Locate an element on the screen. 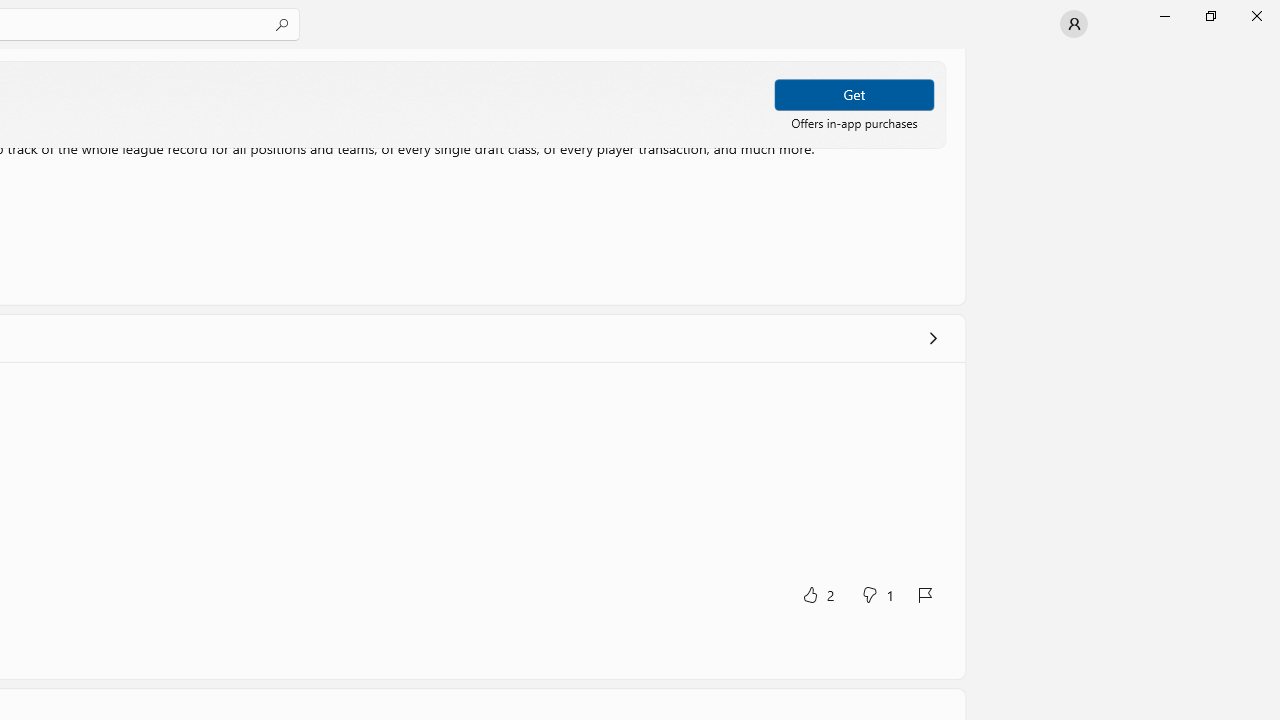 The width and height of the screenshot is (1280, 720). 'No, this was not helpful. 1 votes.' is located at coordinates (876, 593).